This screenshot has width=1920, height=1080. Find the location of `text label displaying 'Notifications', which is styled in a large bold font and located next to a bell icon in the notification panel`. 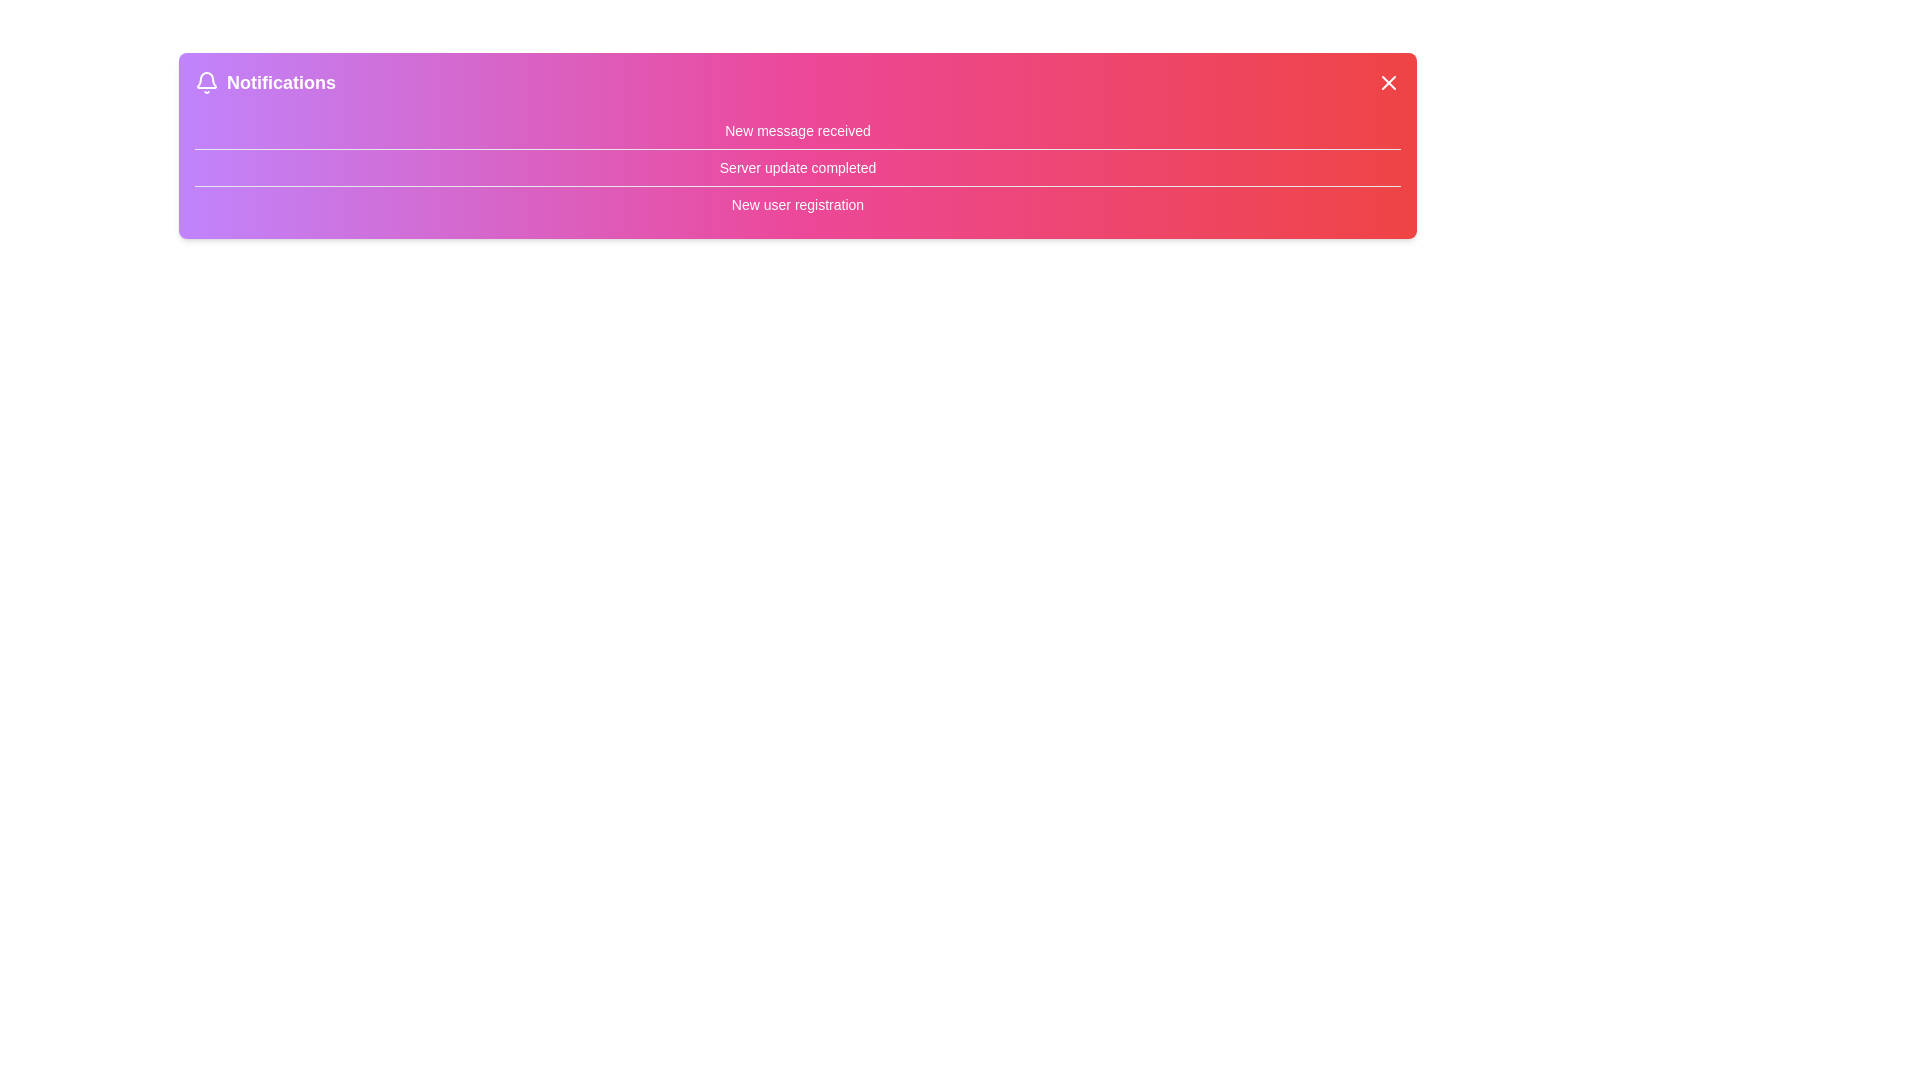

text label displaying 'Notifications', which is styled in a large bold font and located next to a bell icon in the notification panel is located at coordinates (280, 82).